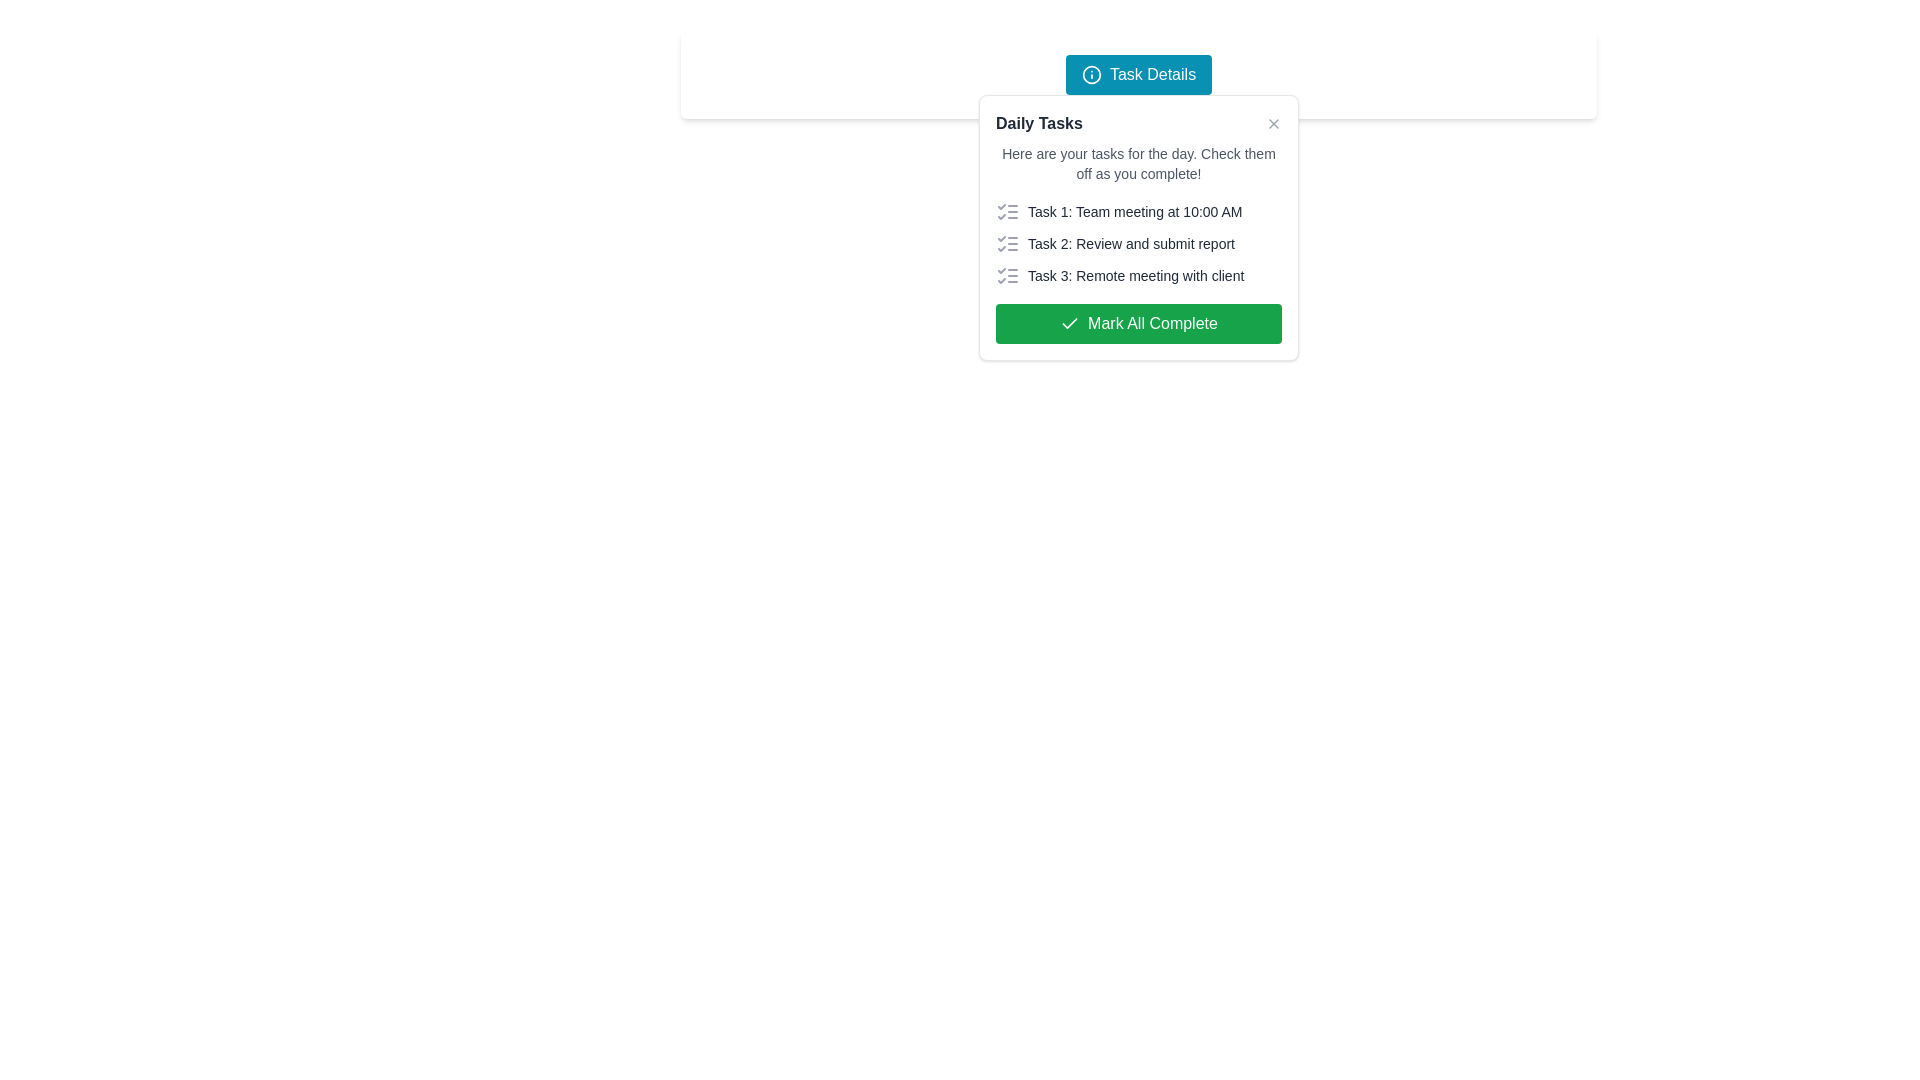 The width and height of the screenshot is (1920, 1080). I want to click on the 'Task Details' button which contains the information icon located at the leftmost side of the button, so click(1090, 73).